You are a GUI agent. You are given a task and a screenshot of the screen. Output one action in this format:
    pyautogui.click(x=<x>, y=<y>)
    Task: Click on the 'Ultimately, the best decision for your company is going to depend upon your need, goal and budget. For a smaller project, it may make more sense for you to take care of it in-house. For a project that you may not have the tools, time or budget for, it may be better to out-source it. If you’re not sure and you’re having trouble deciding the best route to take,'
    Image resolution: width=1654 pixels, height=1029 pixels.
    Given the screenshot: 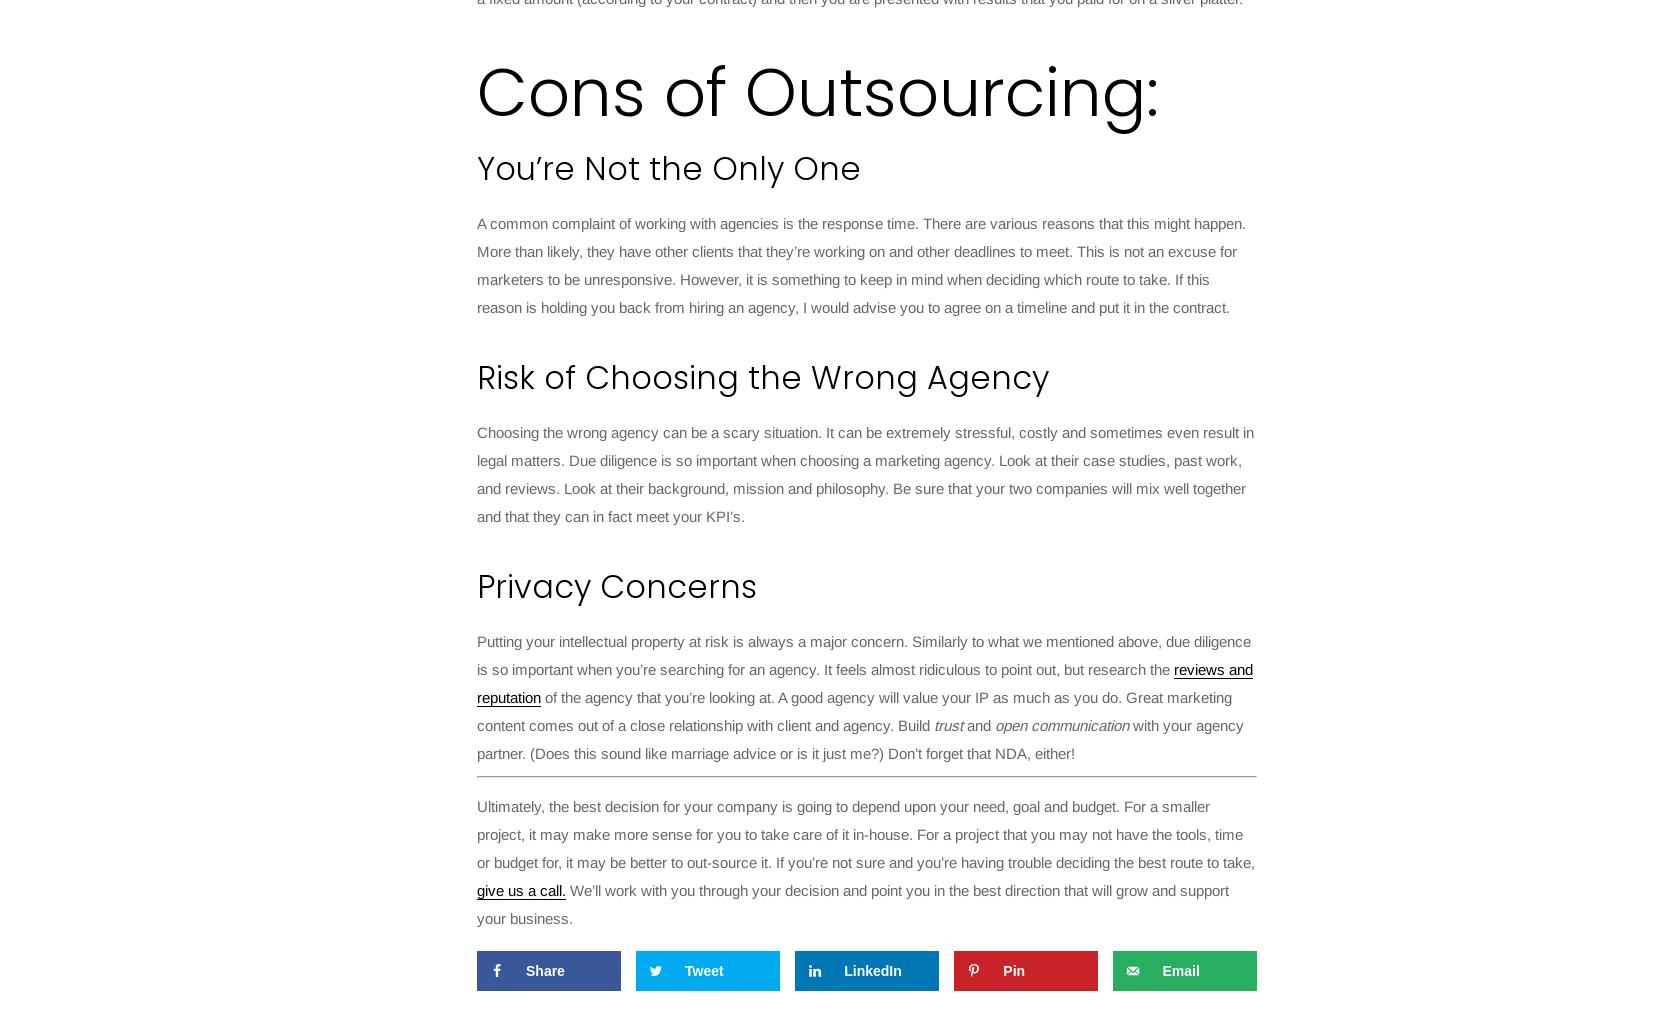 What is the action you would take?
    pyautogui.click(x=477, y=832)
    